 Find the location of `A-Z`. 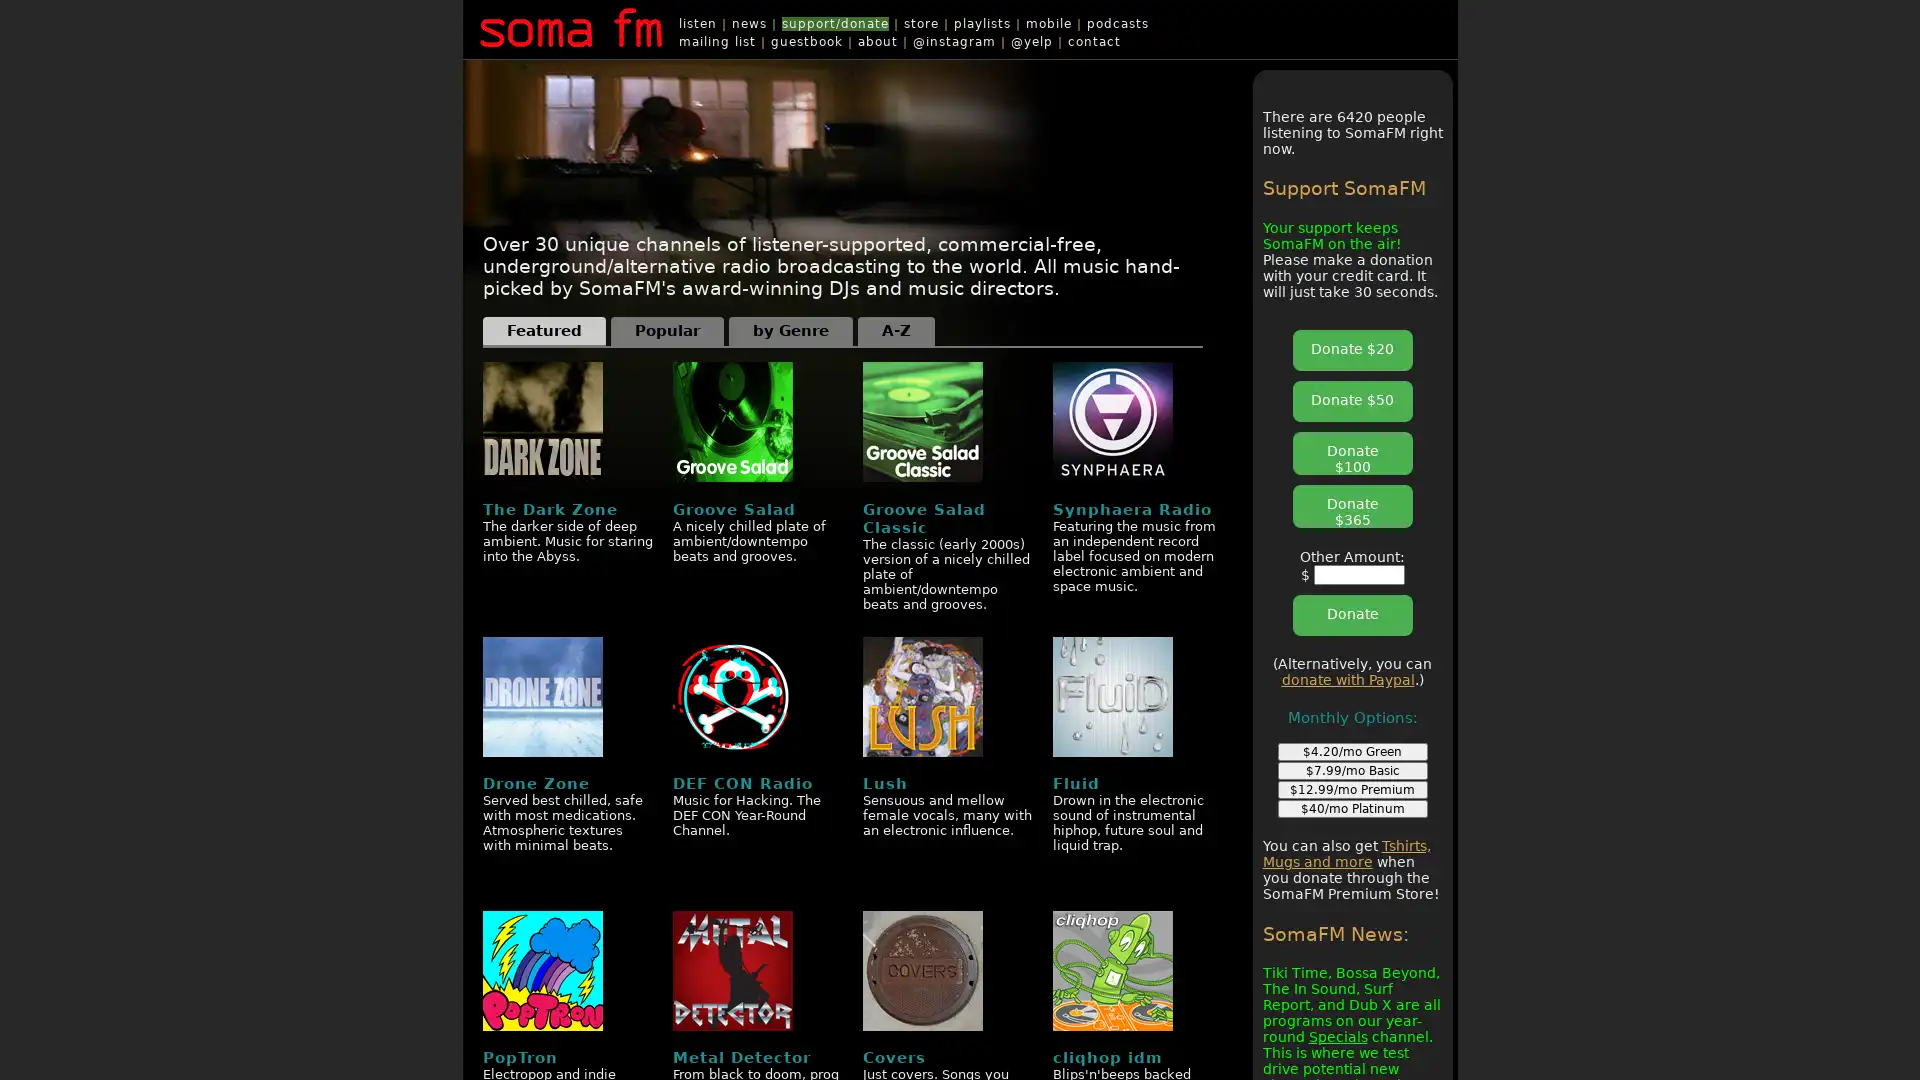

A-Z is located at coordinates (894, 330).